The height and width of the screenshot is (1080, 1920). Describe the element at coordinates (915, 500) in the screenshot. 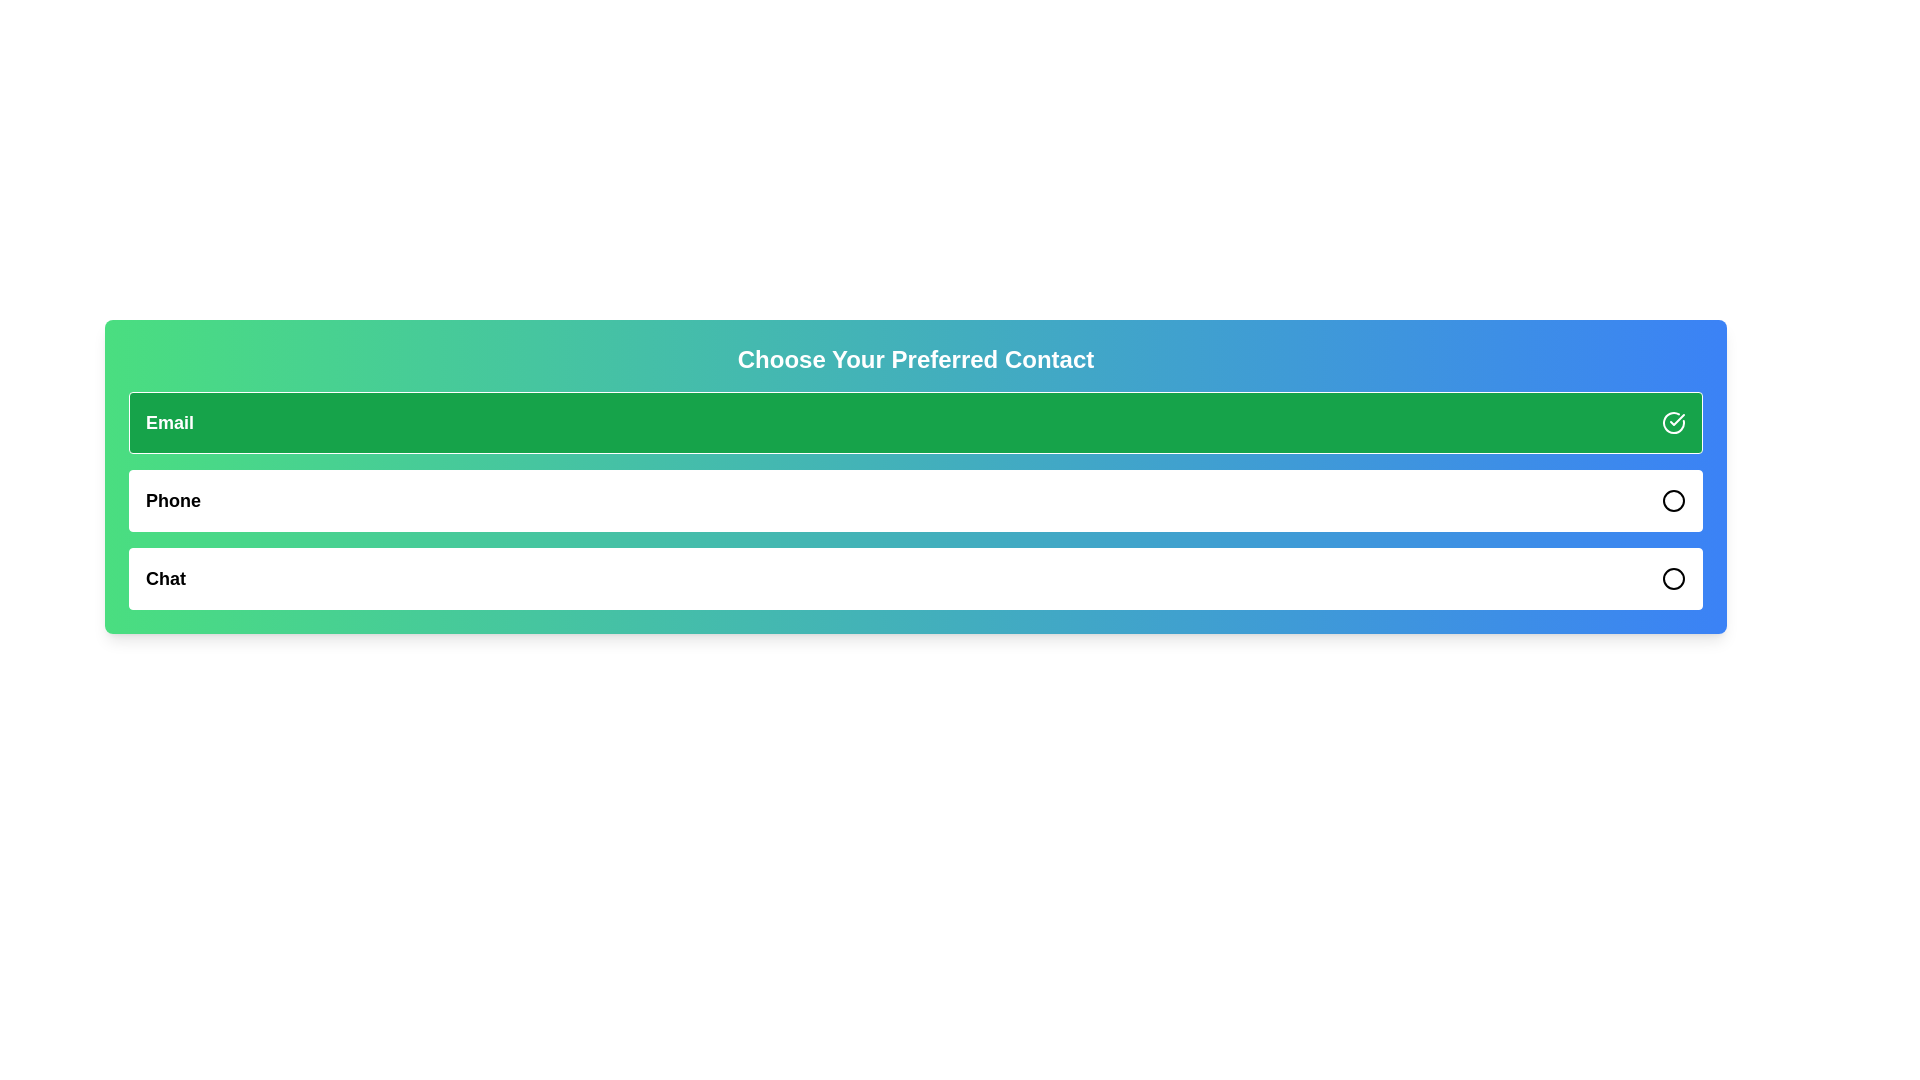

I see `the circular radio button next to the 'Phone' selectable list item` at that location.